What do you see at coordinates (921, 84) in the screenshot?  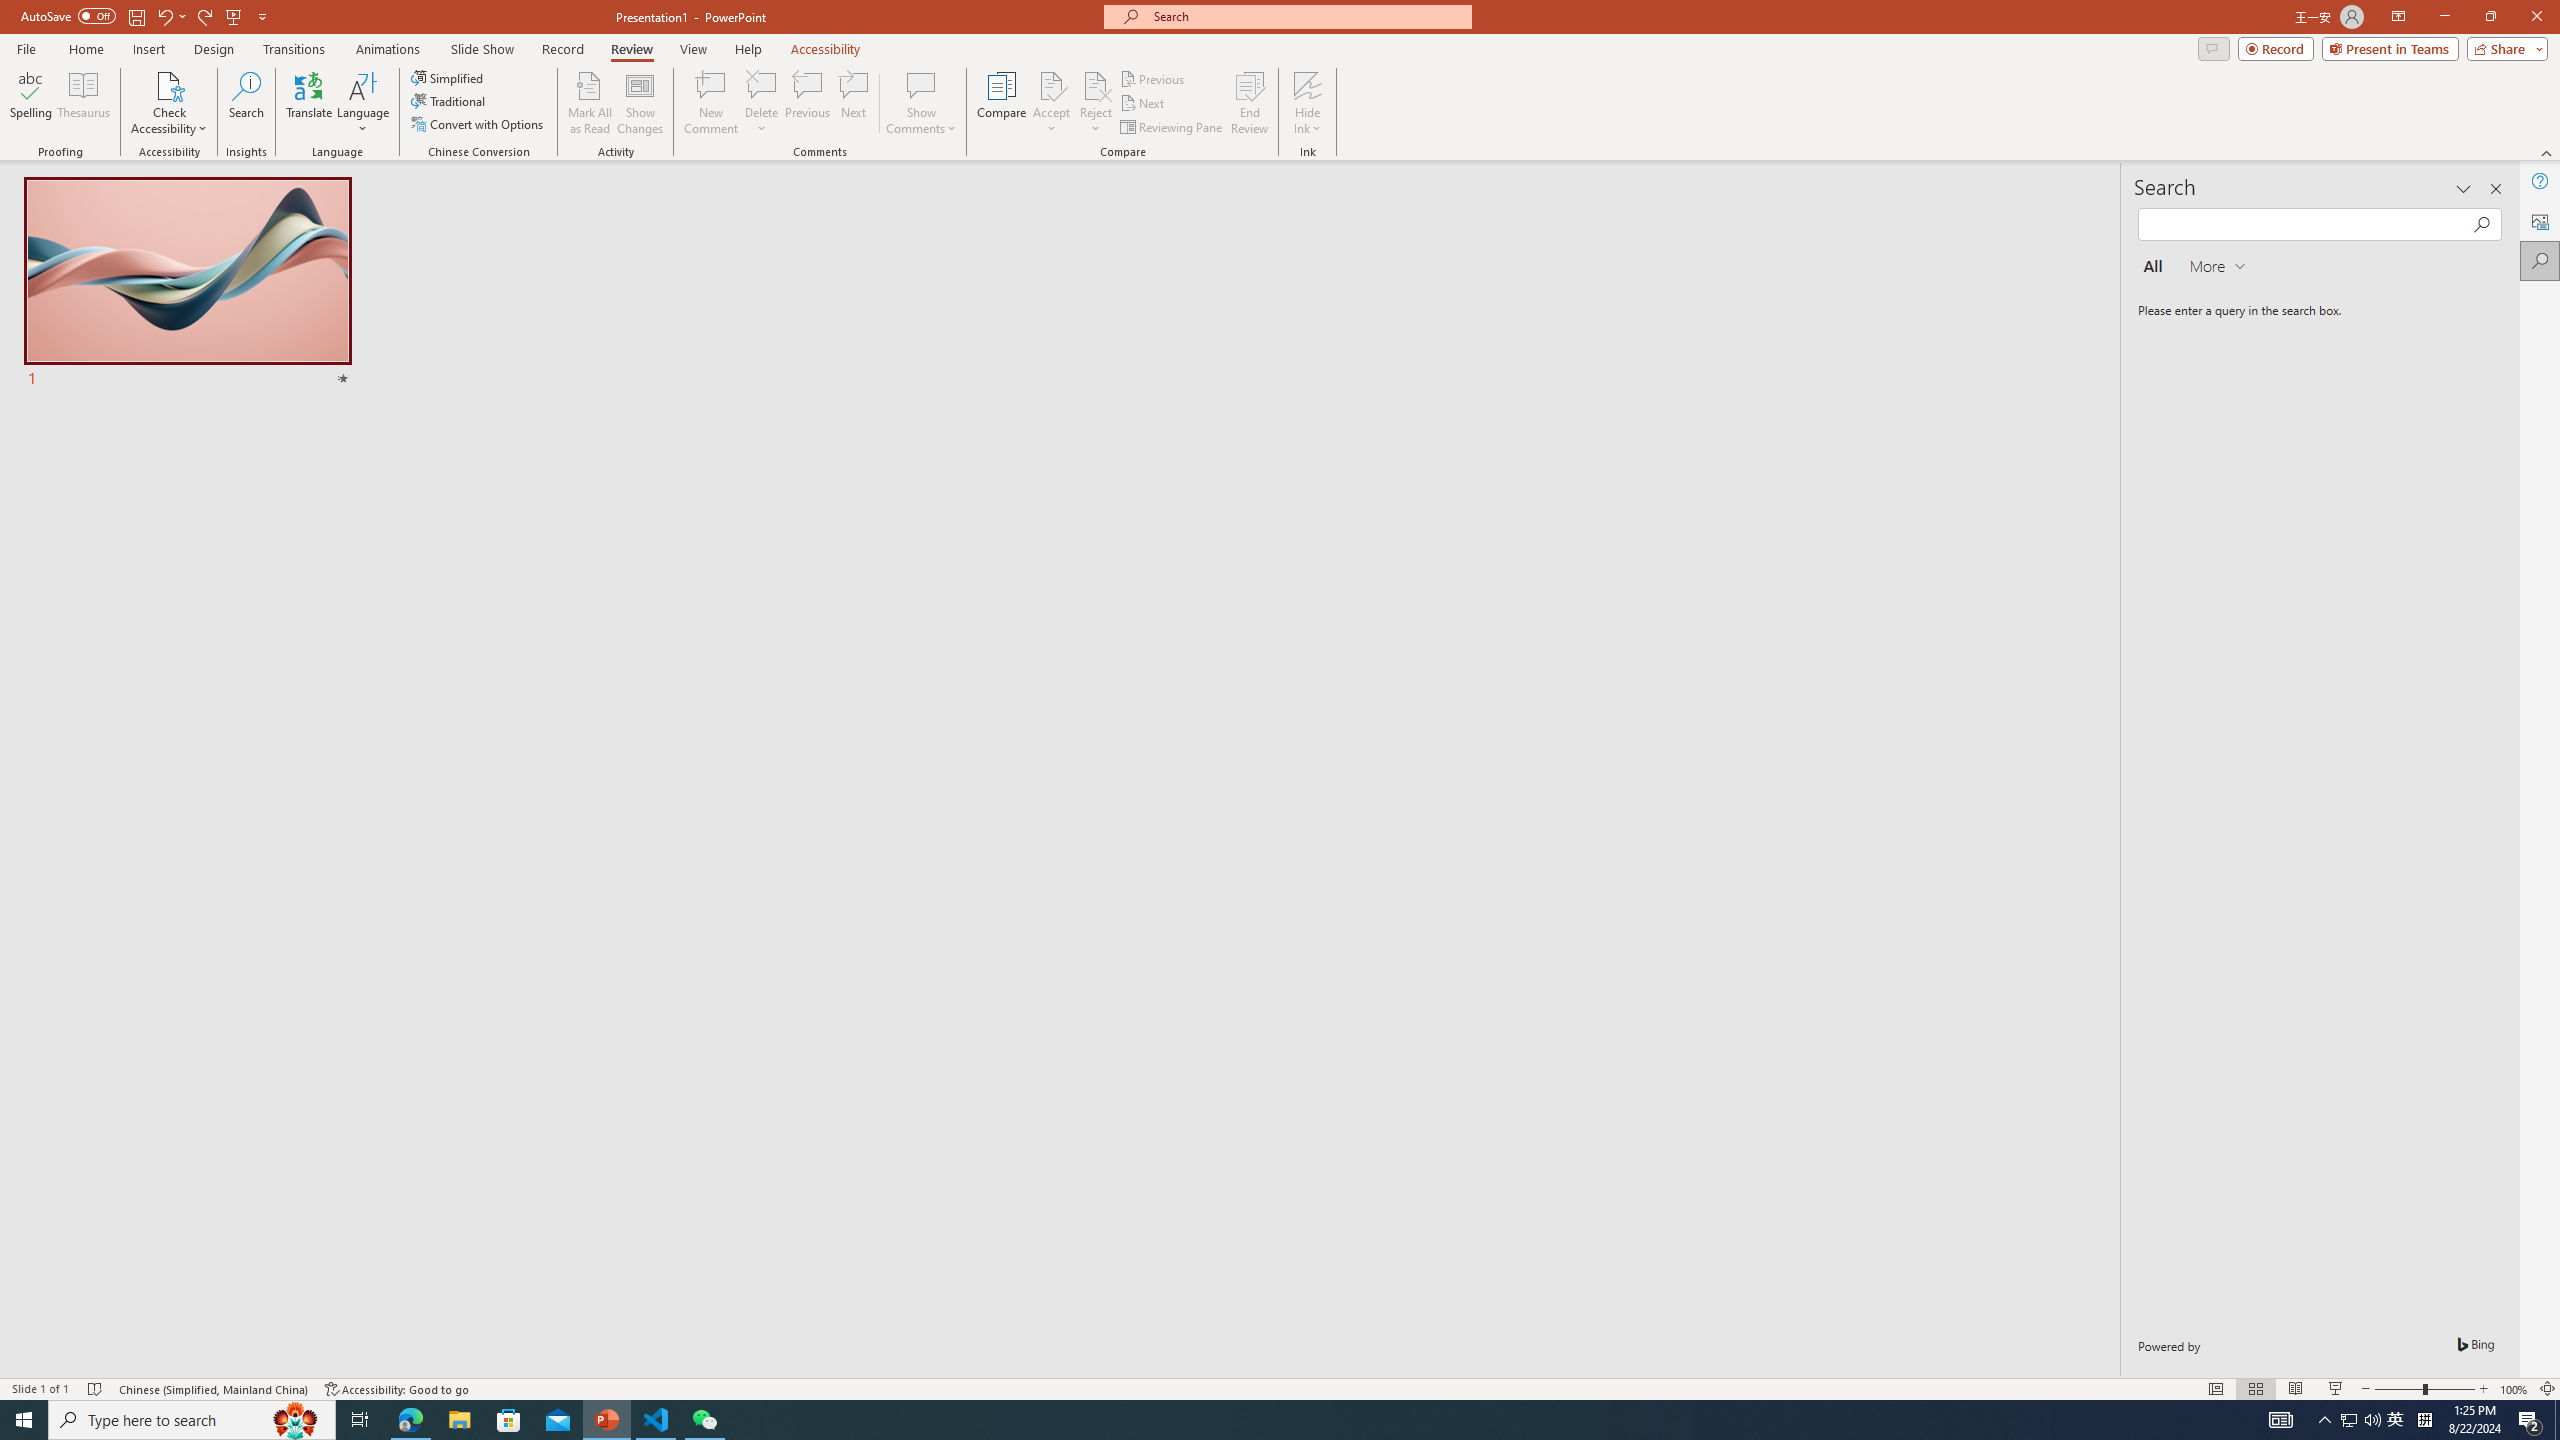 I see `'Show Comments'` at bounding box center [921, 84].